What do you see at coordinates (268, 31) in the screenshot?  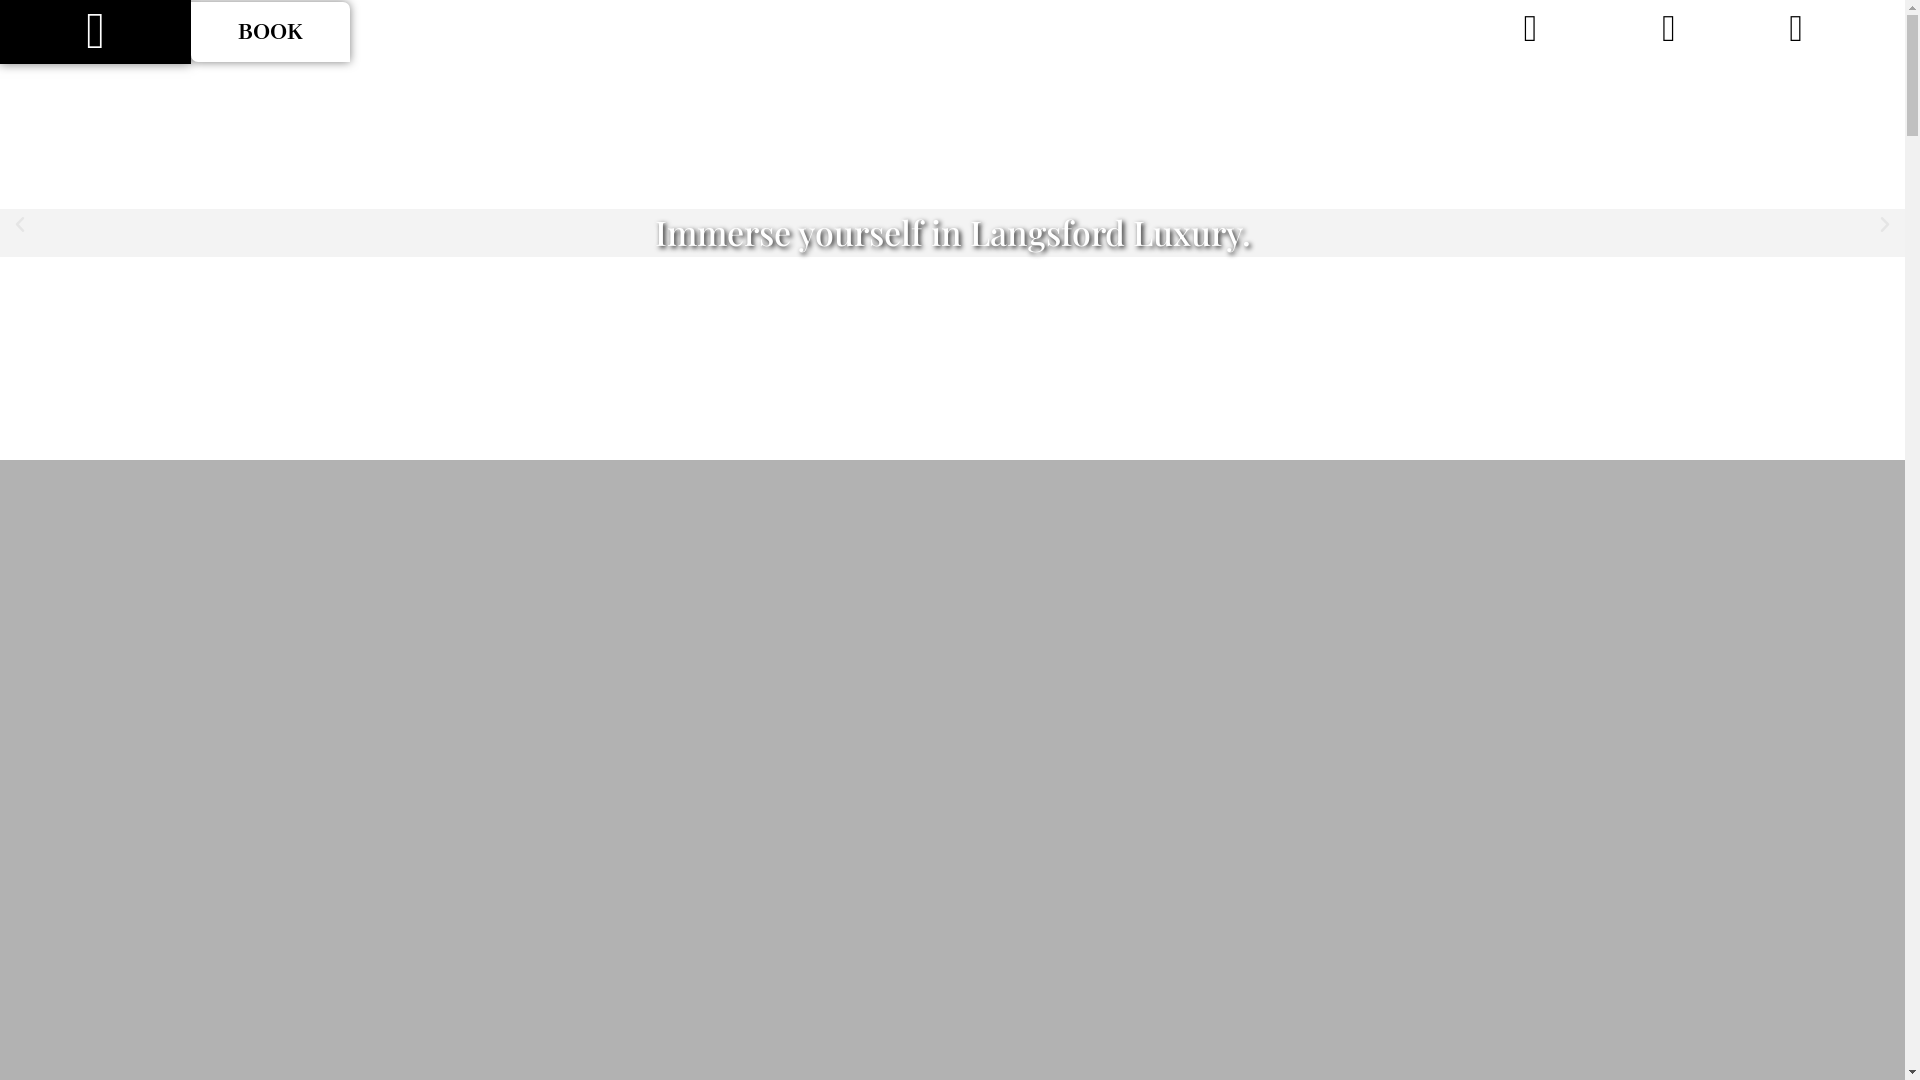 I see `'BOOK'` at bounding box center [268, 31].